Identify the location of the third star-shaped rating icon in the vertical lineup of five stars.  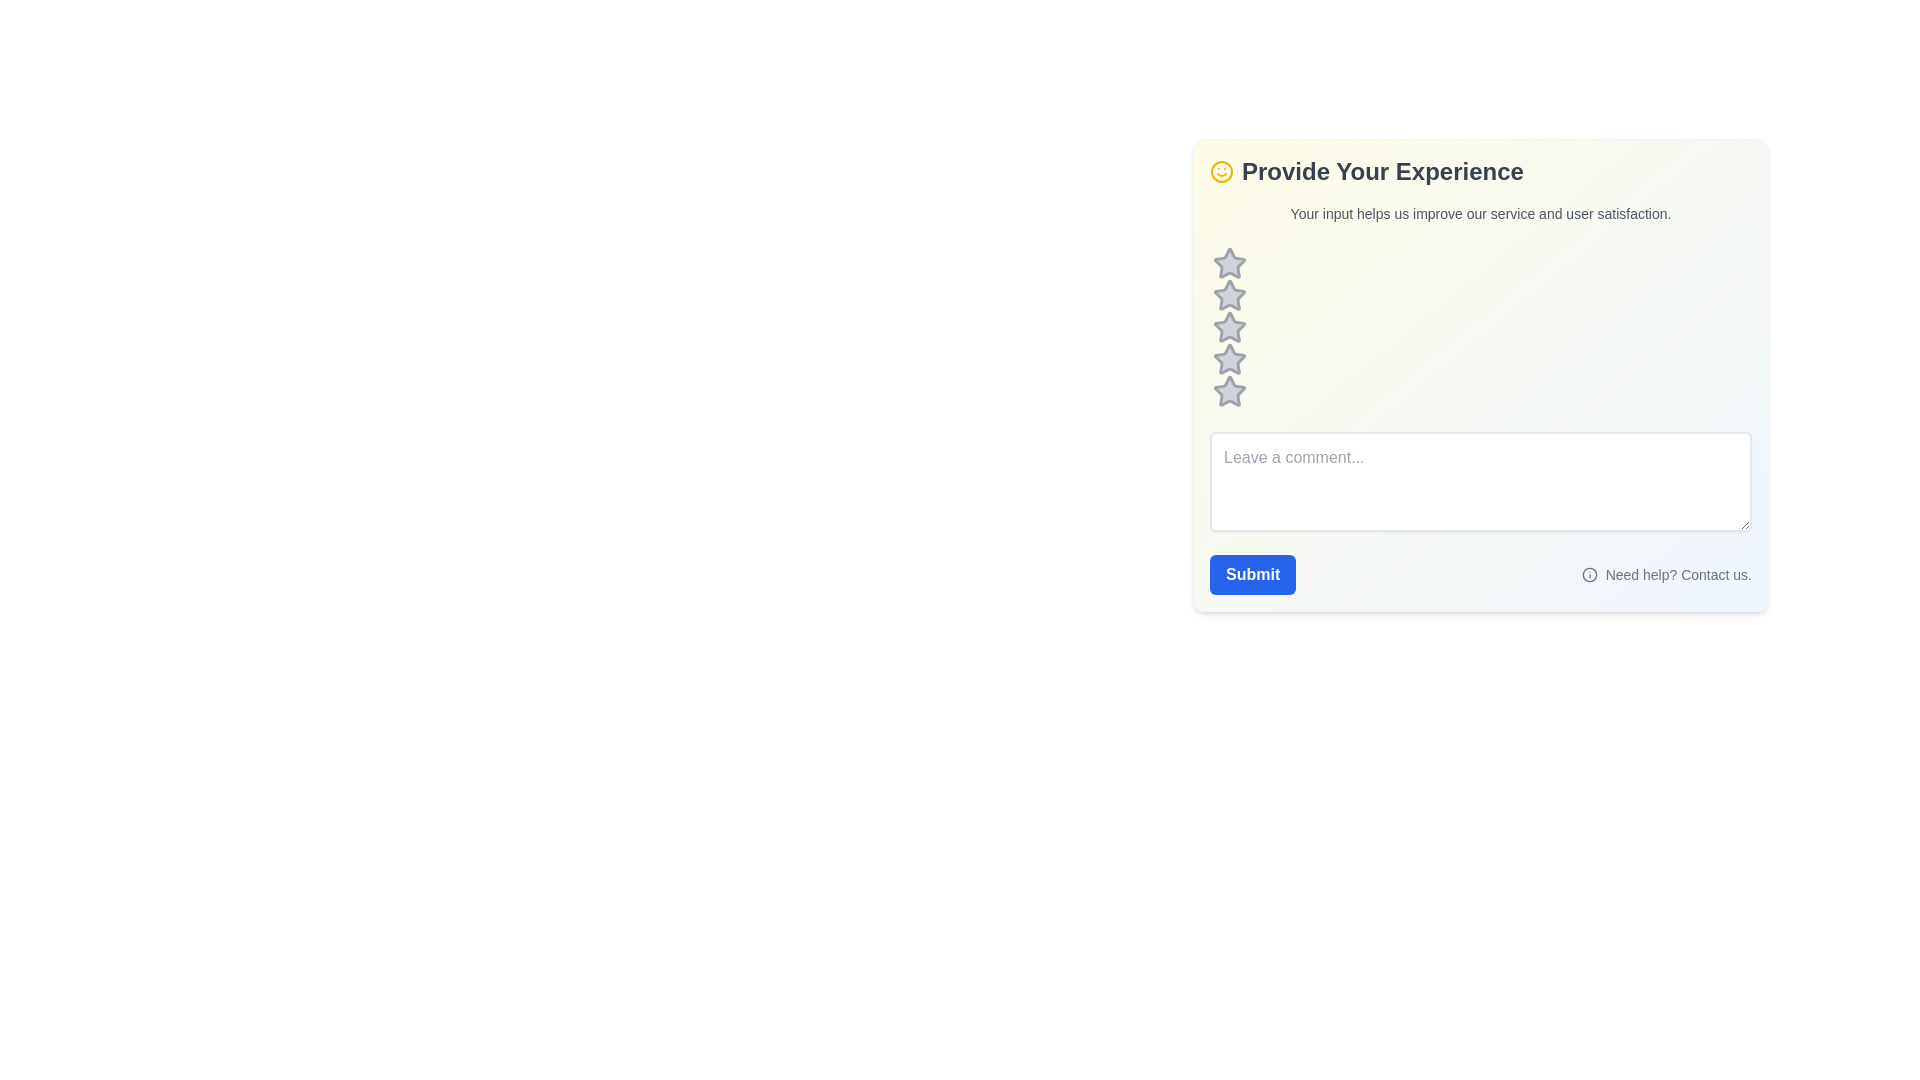
(1228, 326).